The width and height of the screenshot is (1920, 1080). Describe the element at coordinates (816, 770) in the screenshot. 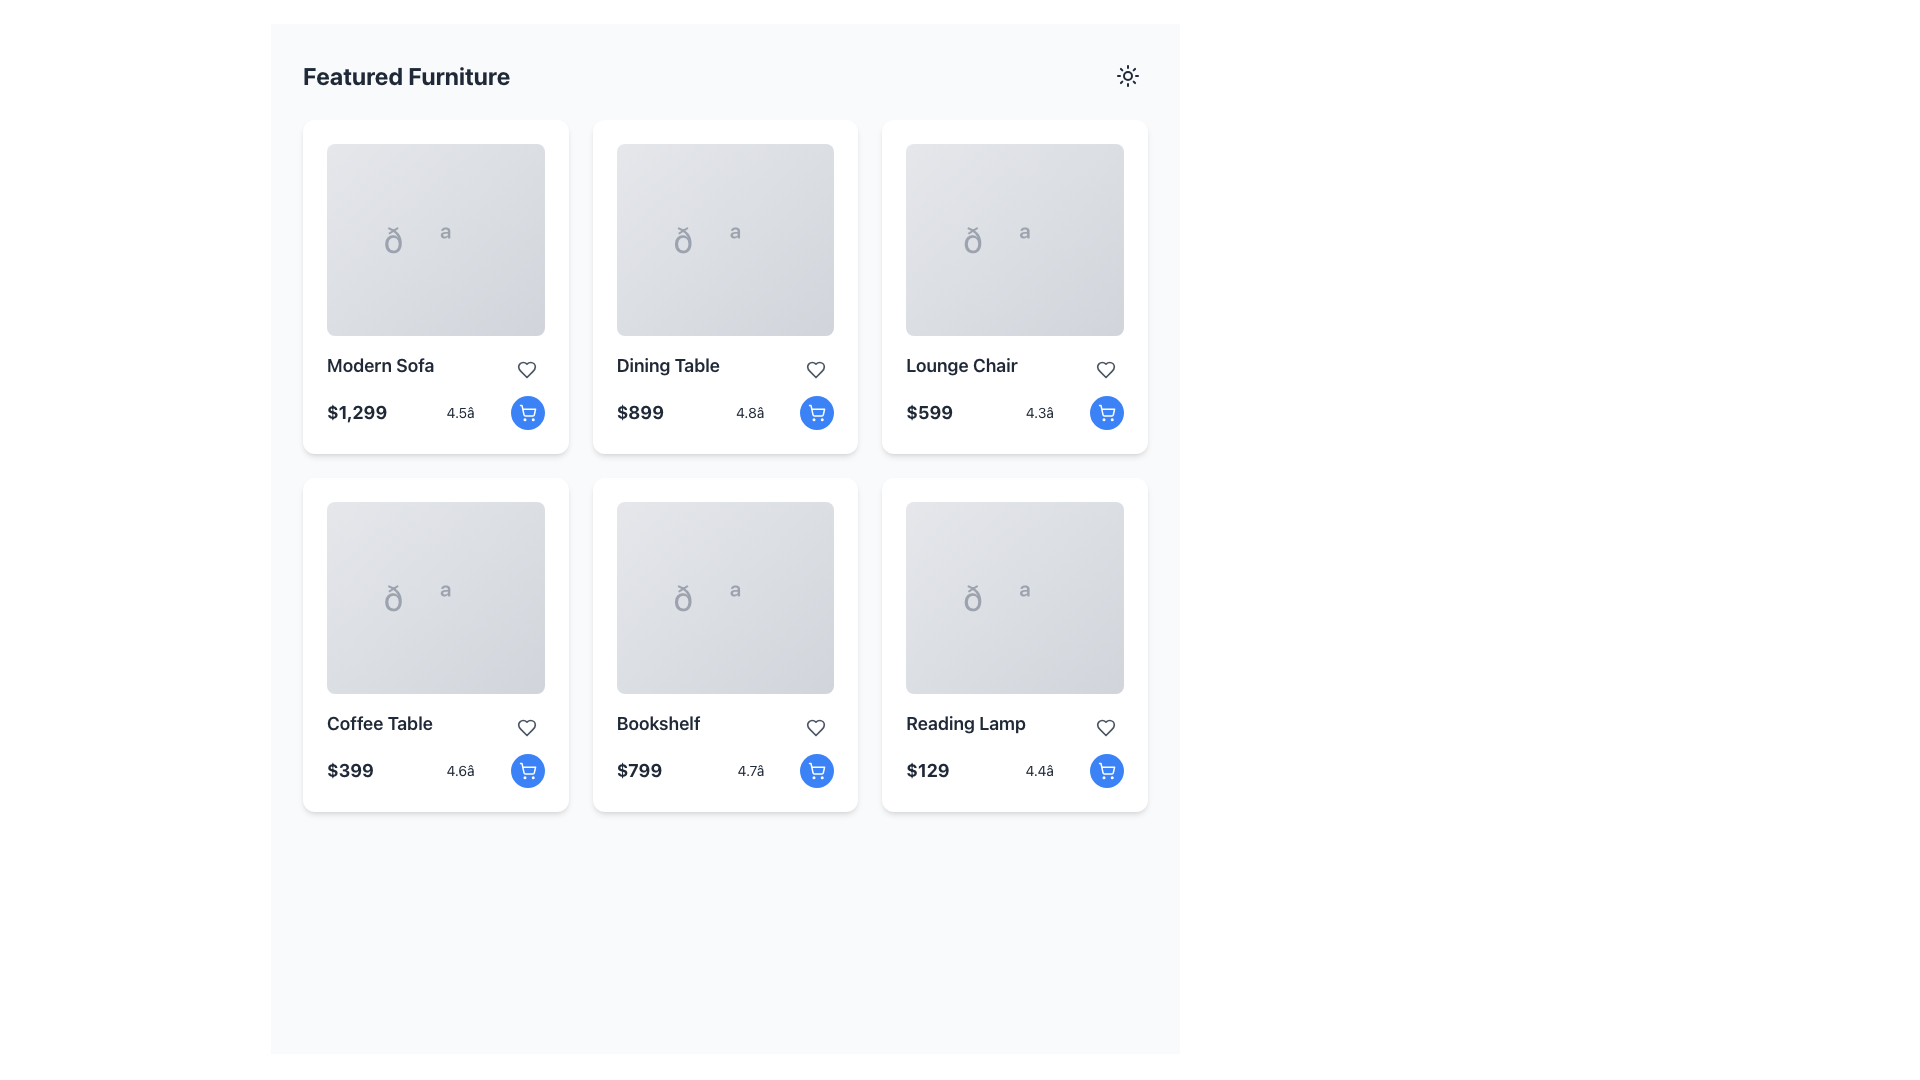

I see `the 'Add to Cart' icon button located in the bottom right corner of the 'Bookshelf' card in the 'Featured Furniture' grid` at that location.